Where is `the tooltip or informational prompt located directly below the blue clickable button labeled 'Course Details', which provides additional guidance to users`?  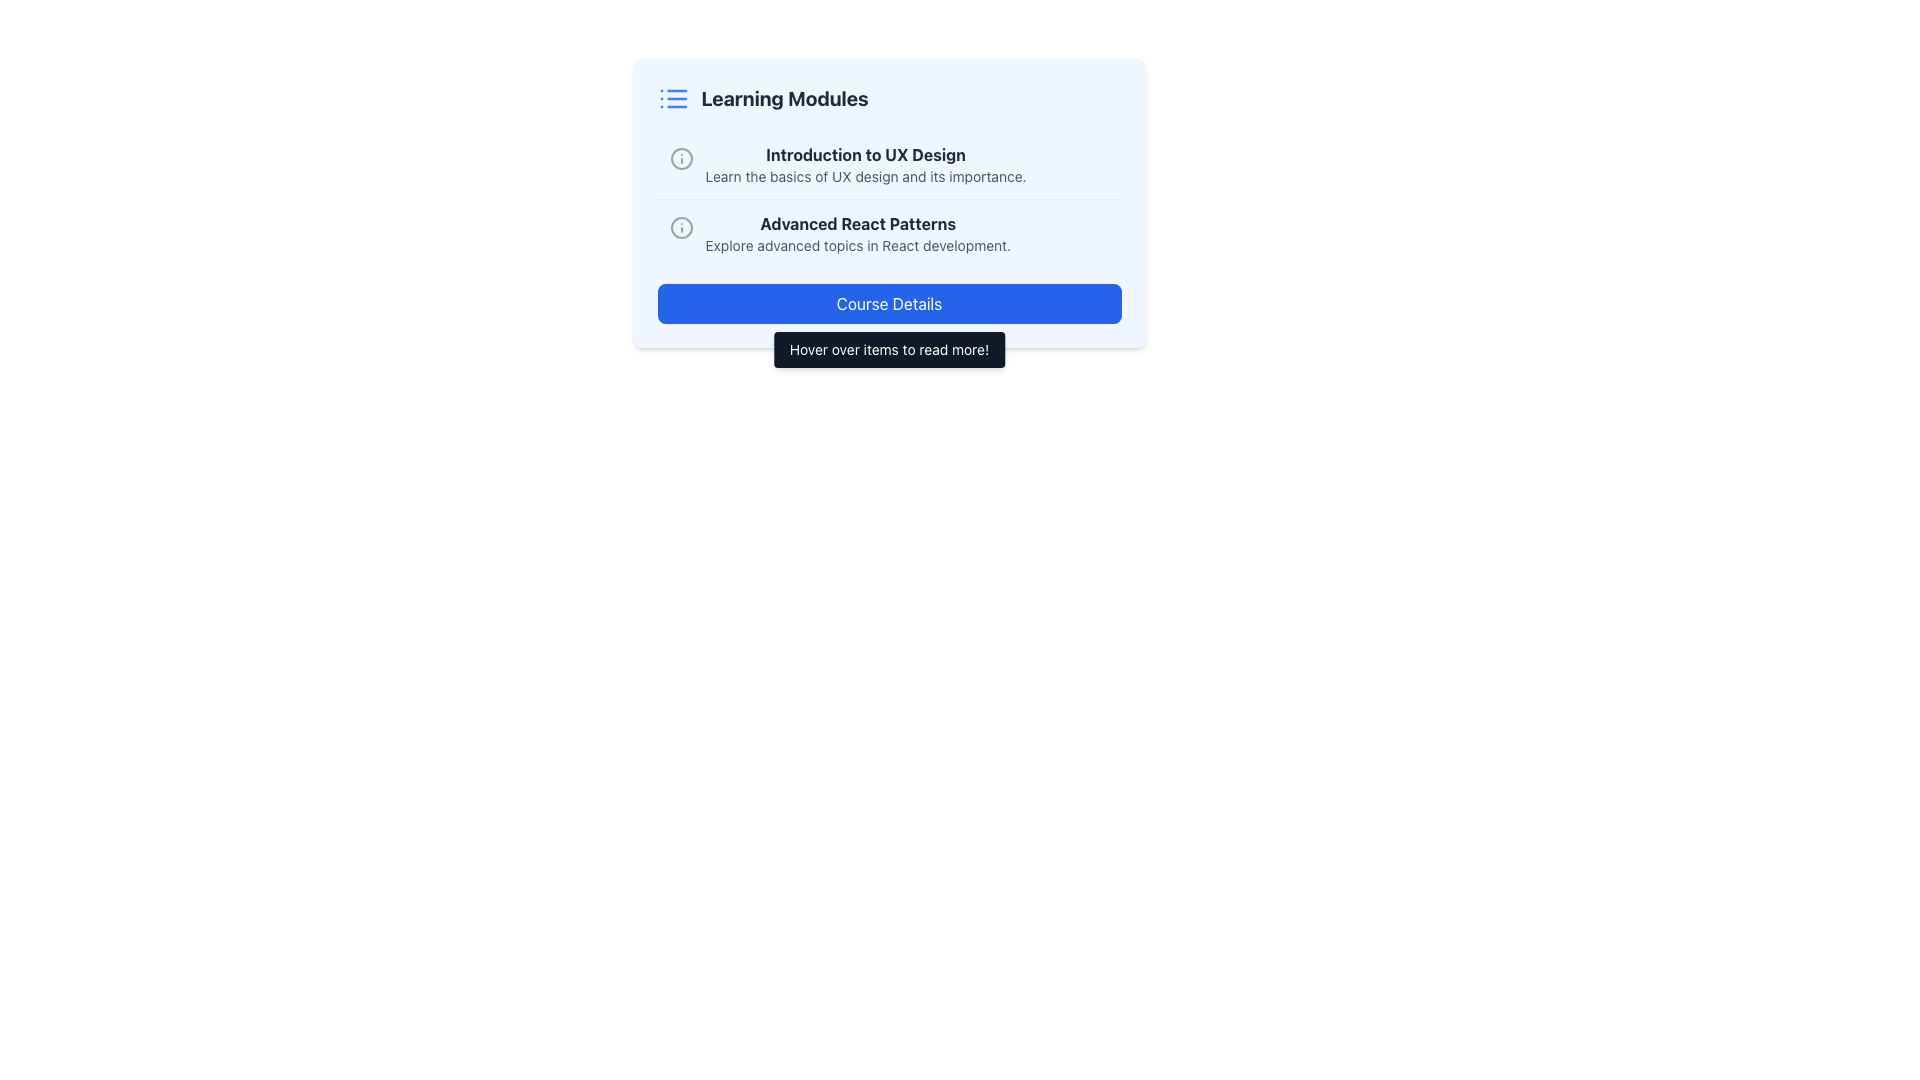 the tooltip or informational prompt located directly below the blue clickable button labeled 'Course Details', which provides additional guidance to users is located at coordinates (888, 349).